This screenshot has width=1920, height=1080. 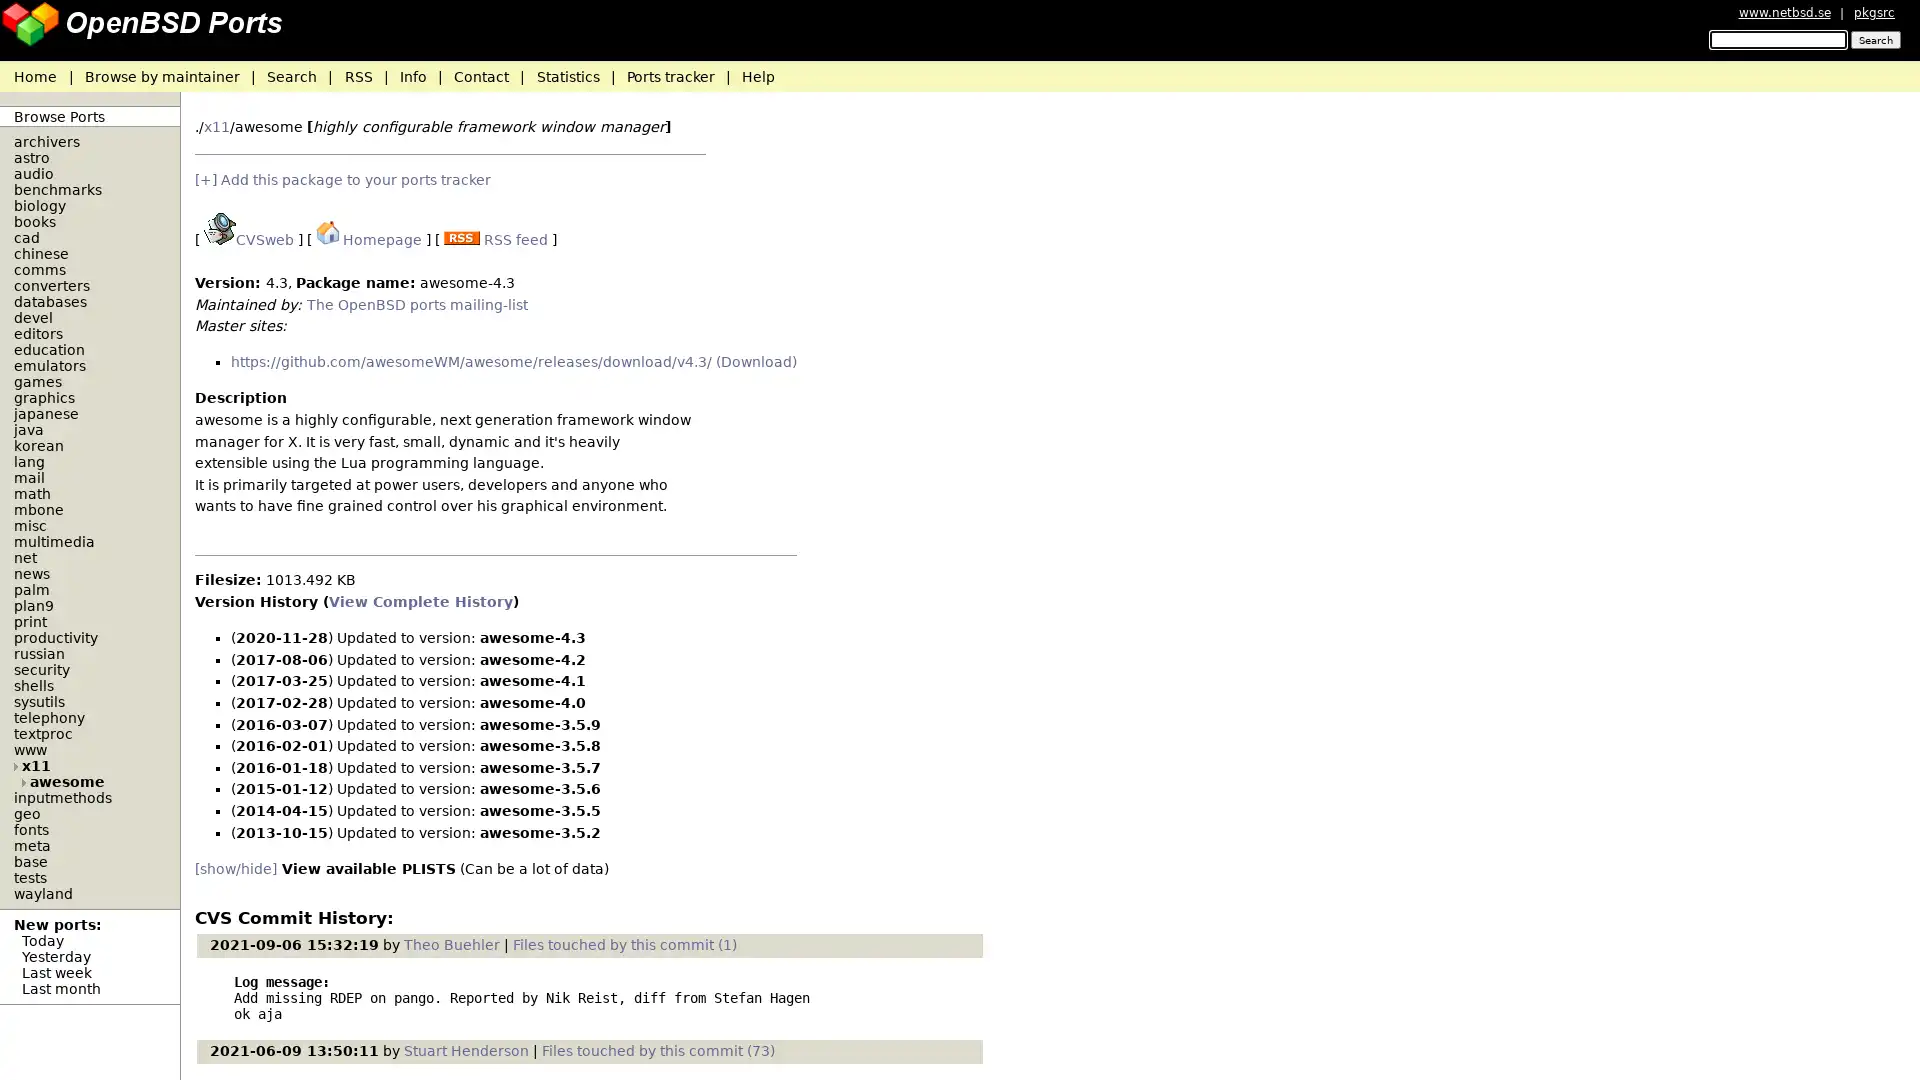 I want to click on Search, so click(x=1874, y=39).